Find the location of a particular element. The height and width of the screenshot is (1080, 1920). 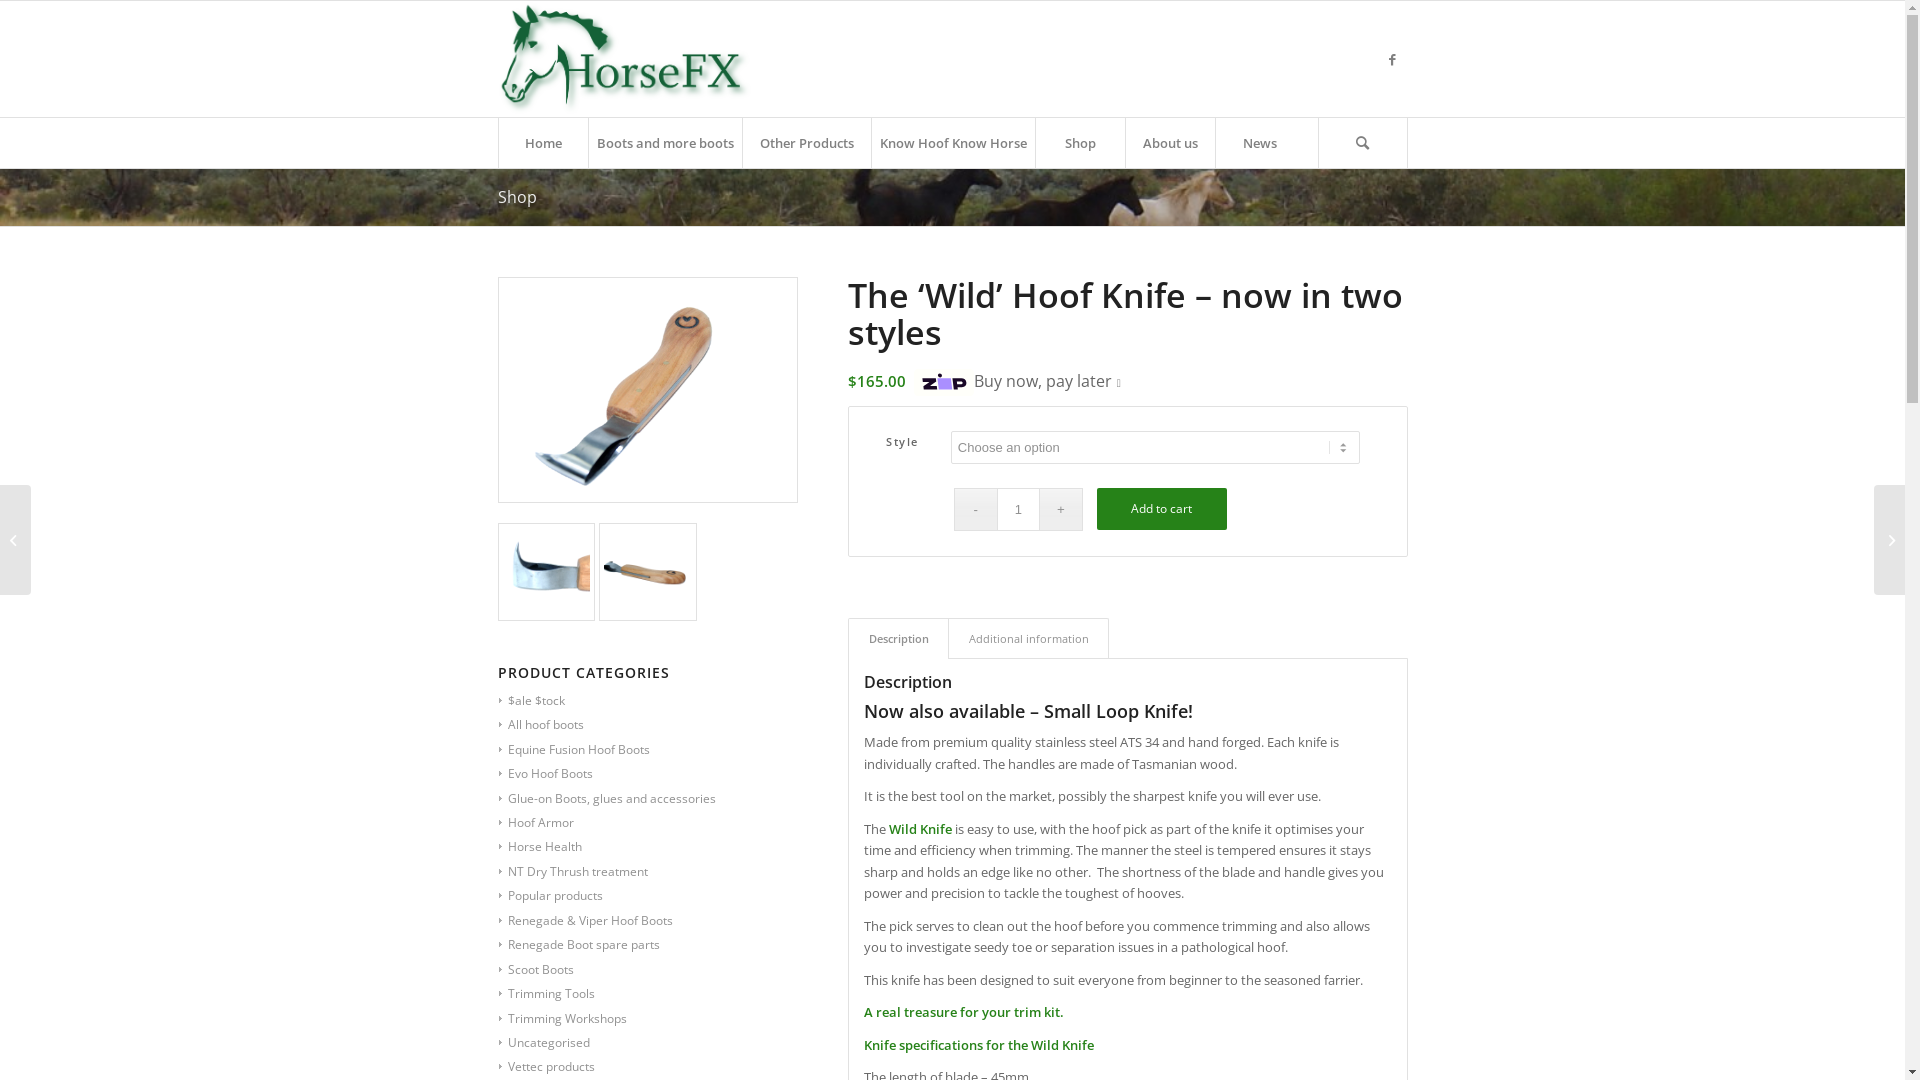

'All hoof boots' is located at coordinates (540, 724).